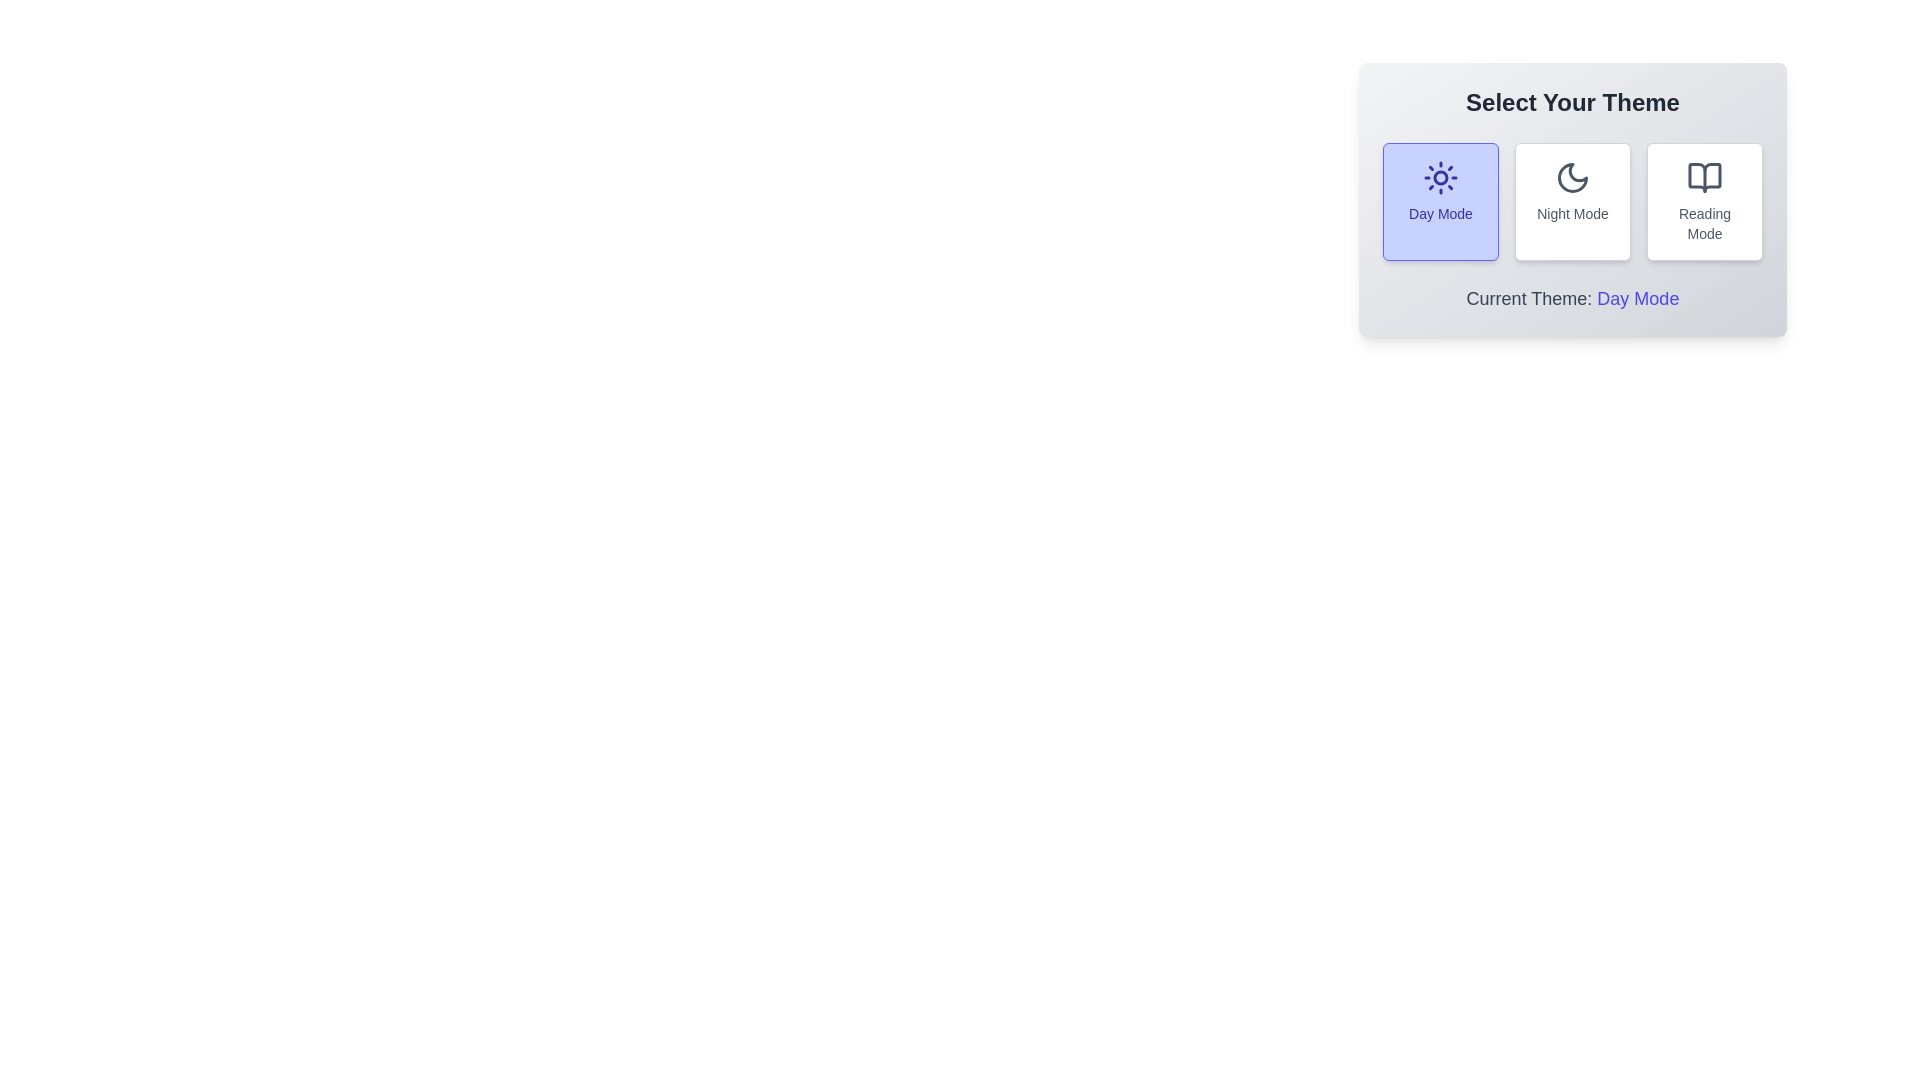 This screenshot has width=1920, height=1080. What do you see at coordinates (1703, 201) in the screenshot?
I see `the button corresponding to Reading mode` at bounding box center [1703, 201].